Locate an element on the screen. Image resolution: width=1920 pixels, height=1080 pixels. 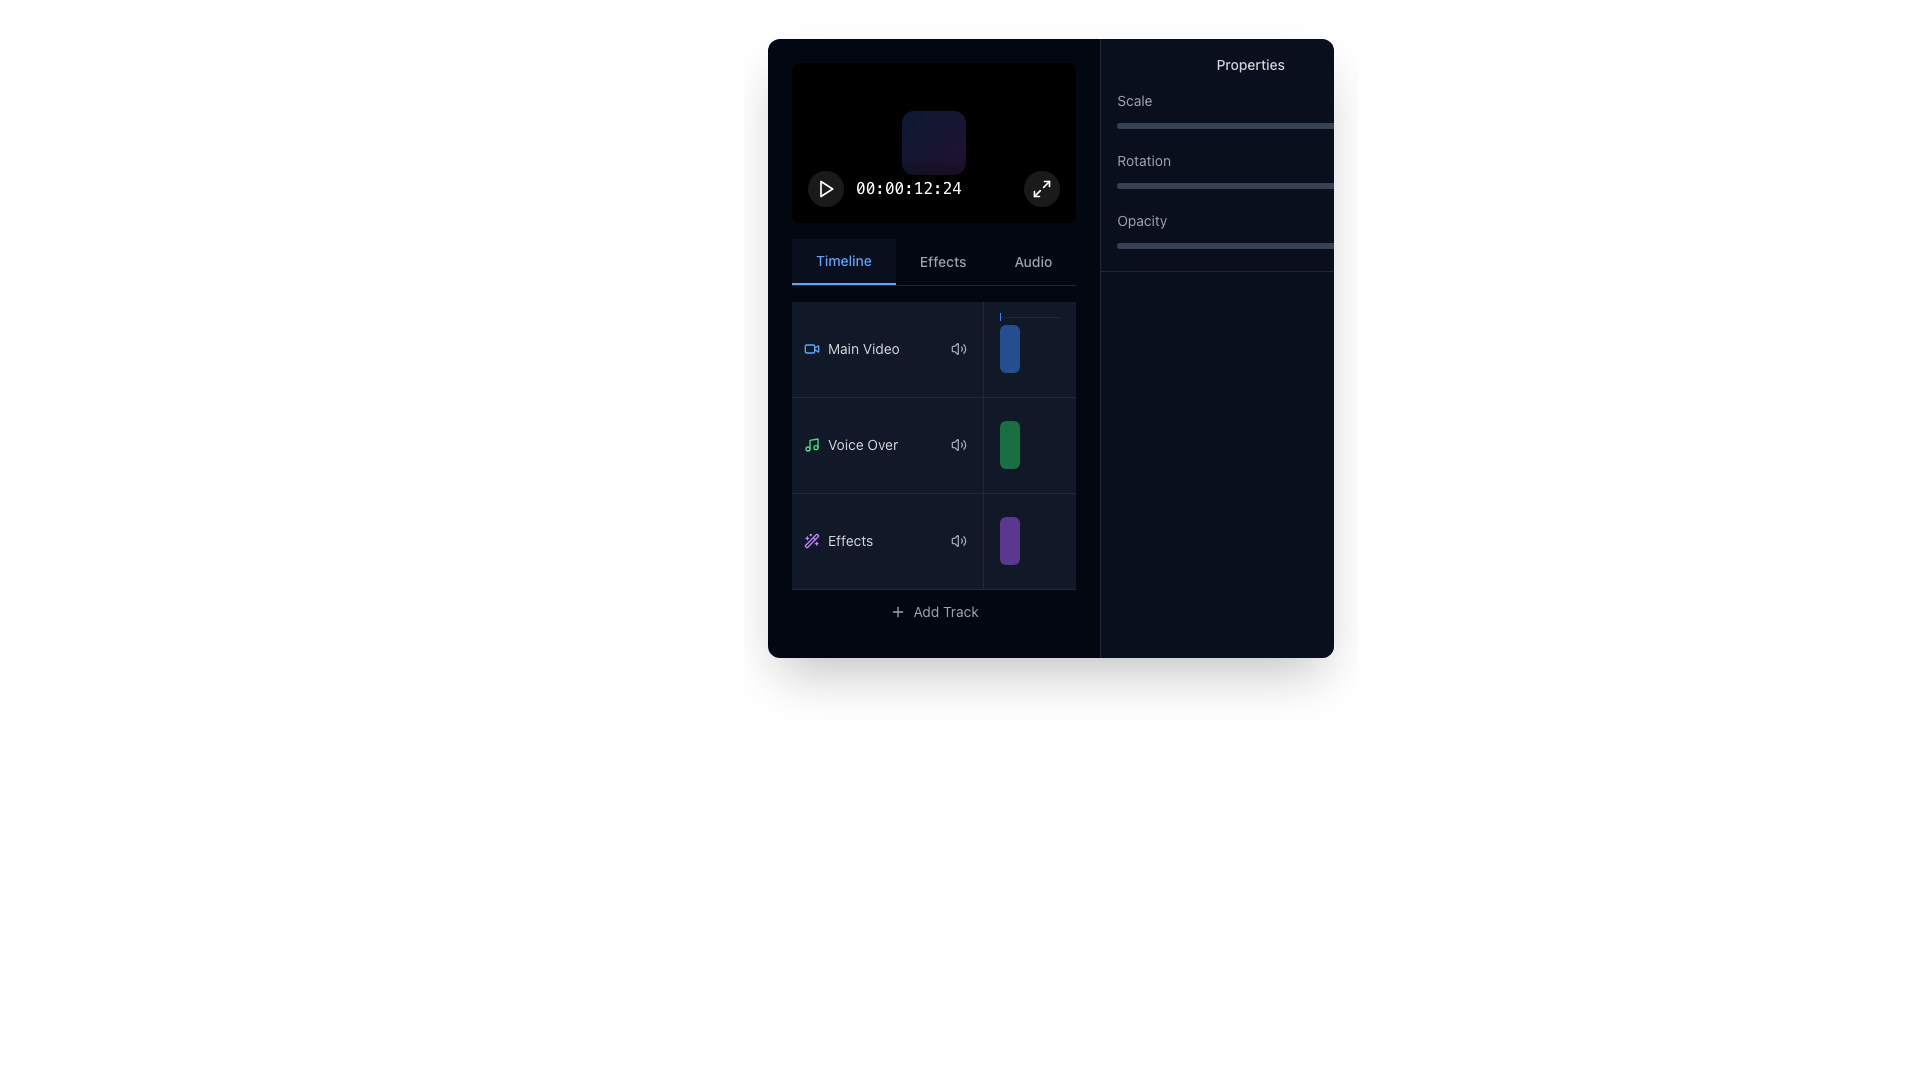
the small rounded rectangle with a purple fill representing the Graphical Track Representation located on the 'Effects' row in the timeline grid is located at coordinates (1030, 540).